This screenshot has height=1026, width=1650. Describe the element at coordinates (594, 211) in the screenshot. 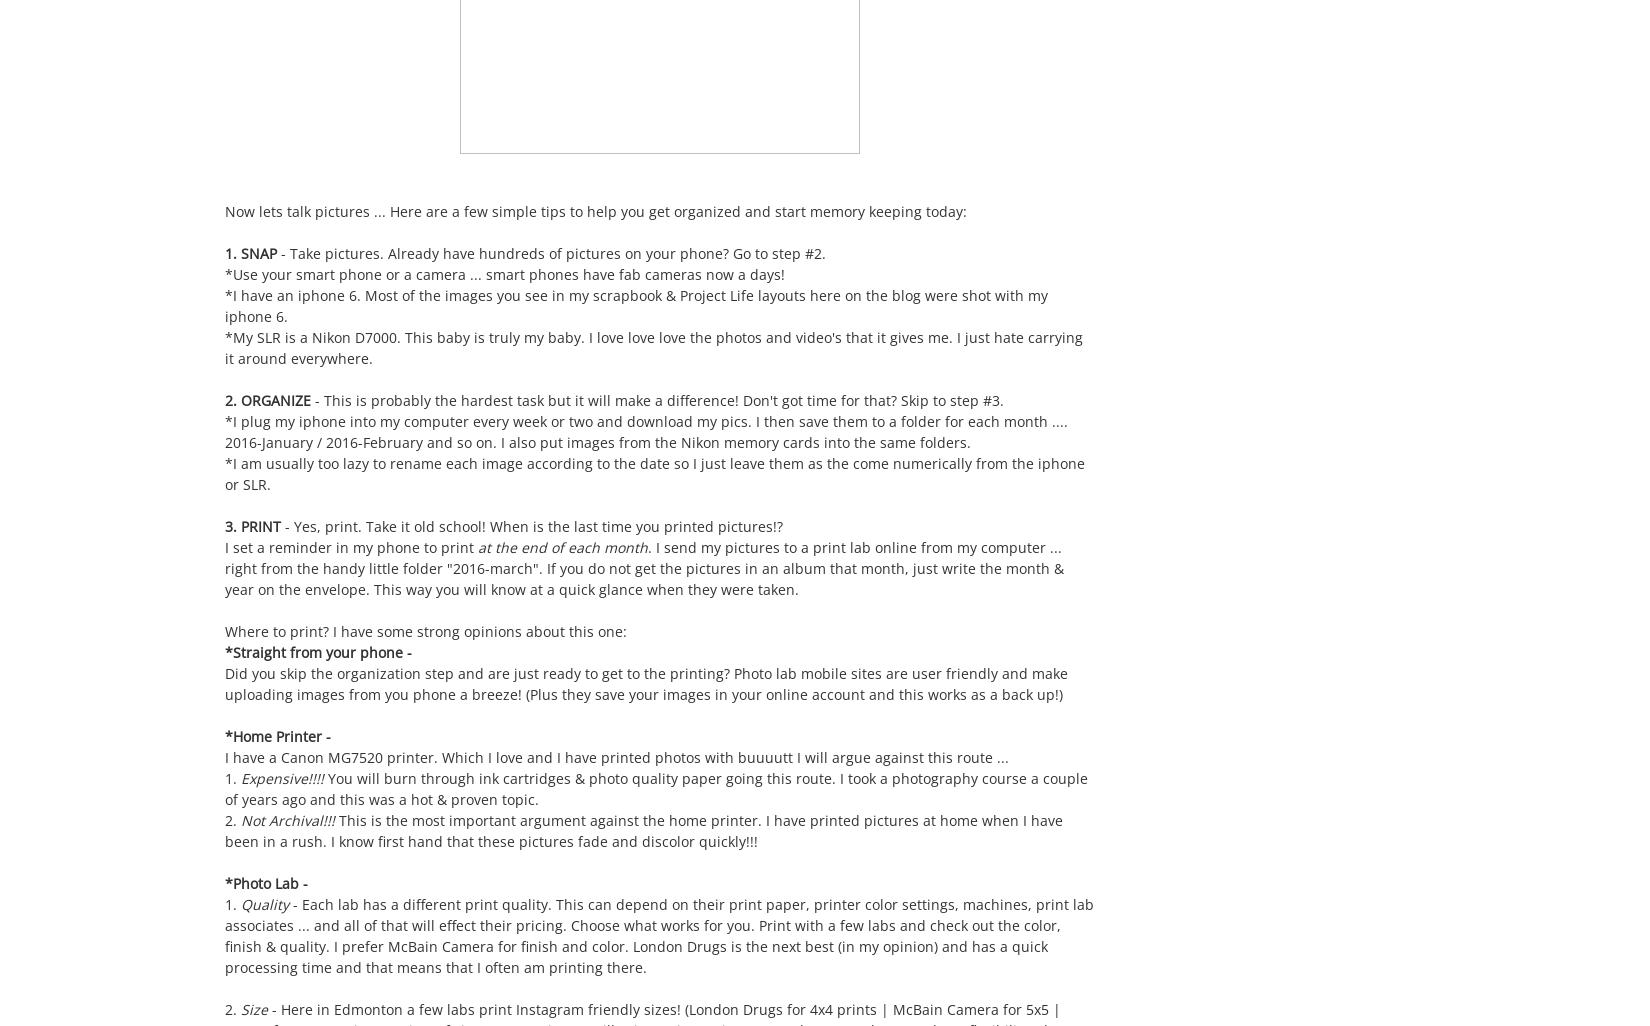

I see `'Now lets talk pictures ... Here are a few simple tips to help you get organized and start memory keeping today:'` at that location.